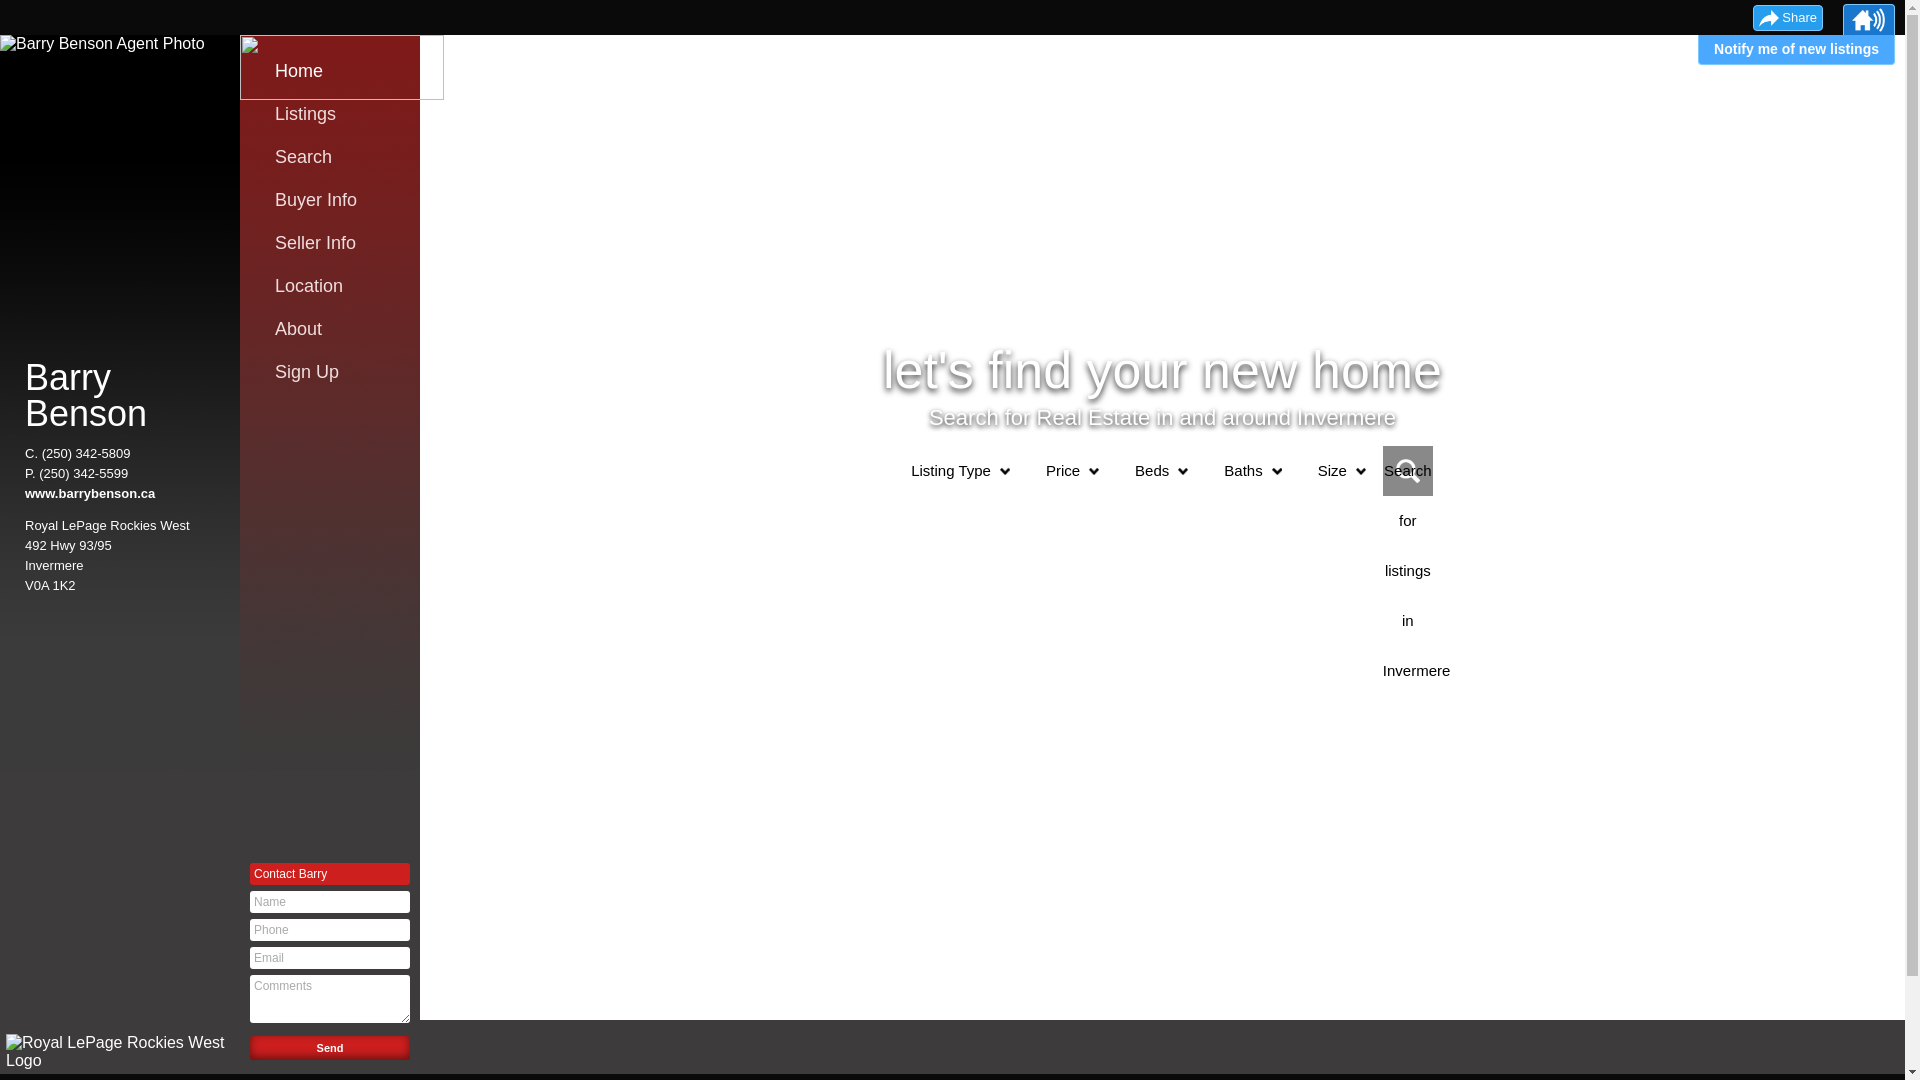 The width and height of the screenshot is (1920, 1080). I want to click on 'Home', so click(335, 69).